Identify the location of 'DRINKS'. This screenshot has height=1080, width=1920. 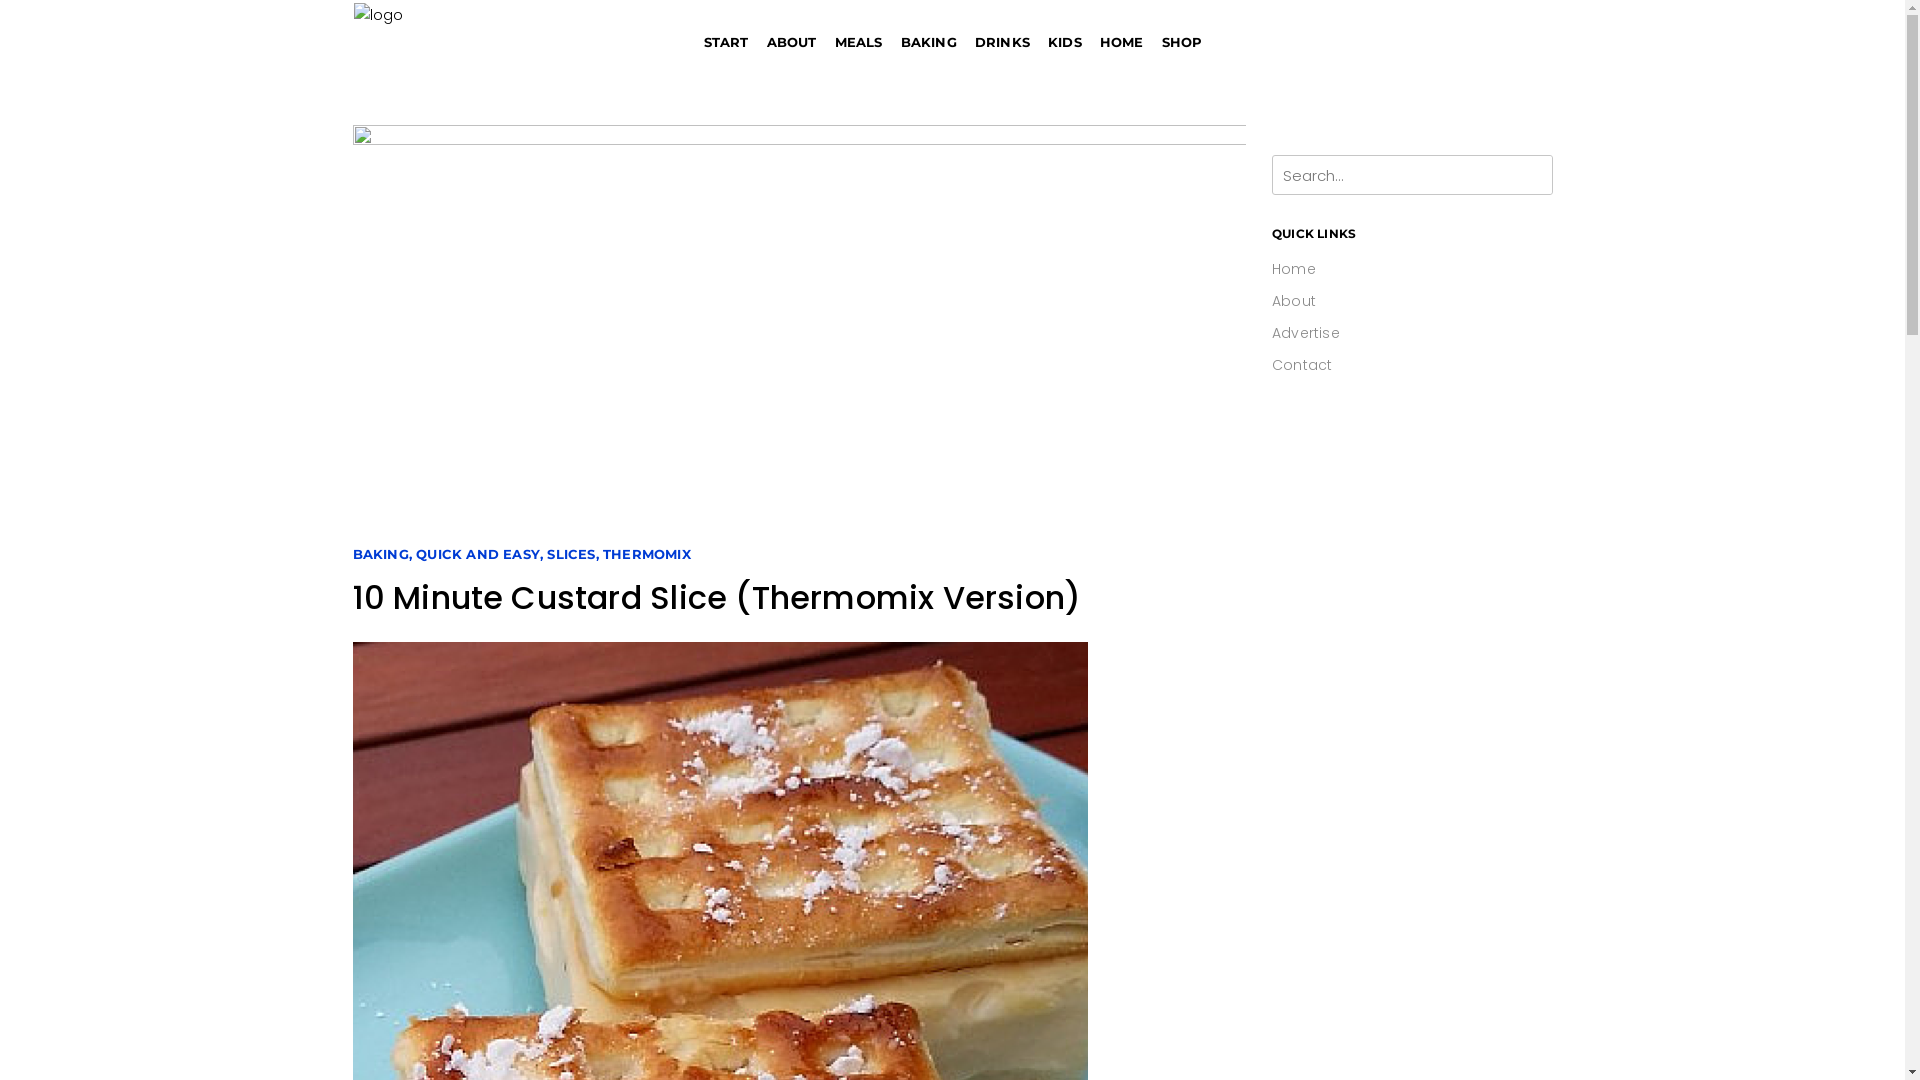
(1002, 42).